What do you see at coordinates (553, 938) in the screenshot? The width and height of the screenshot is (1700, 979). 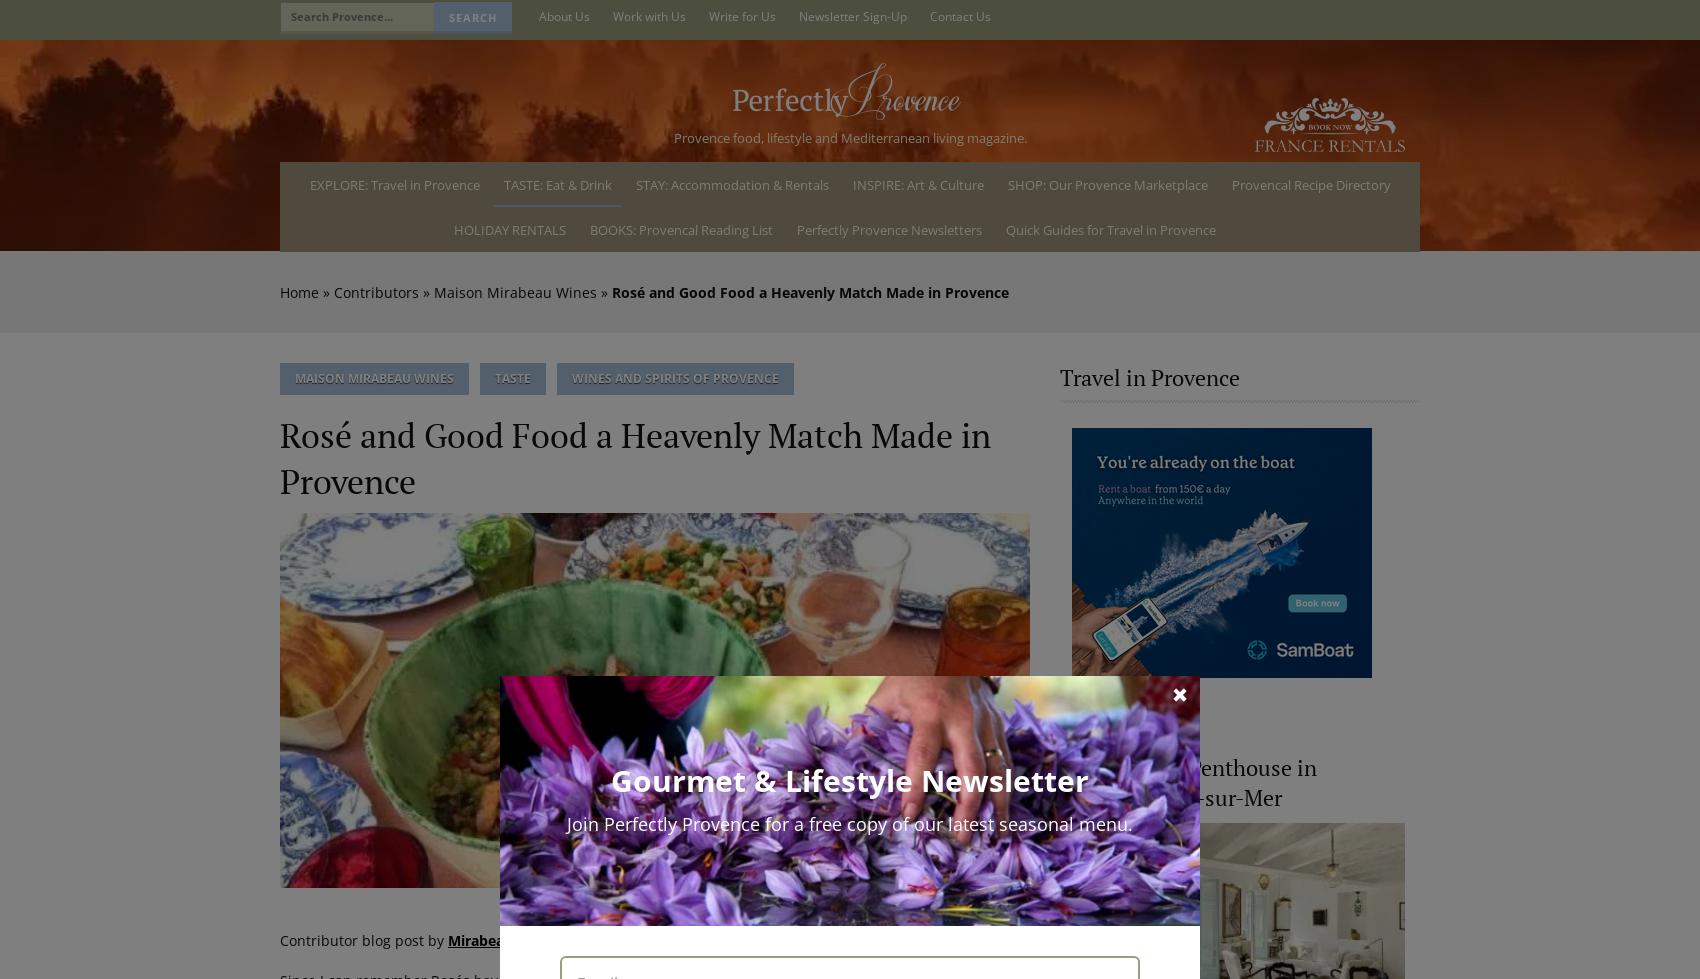 I see `':'` at bounding box center [553, 938].